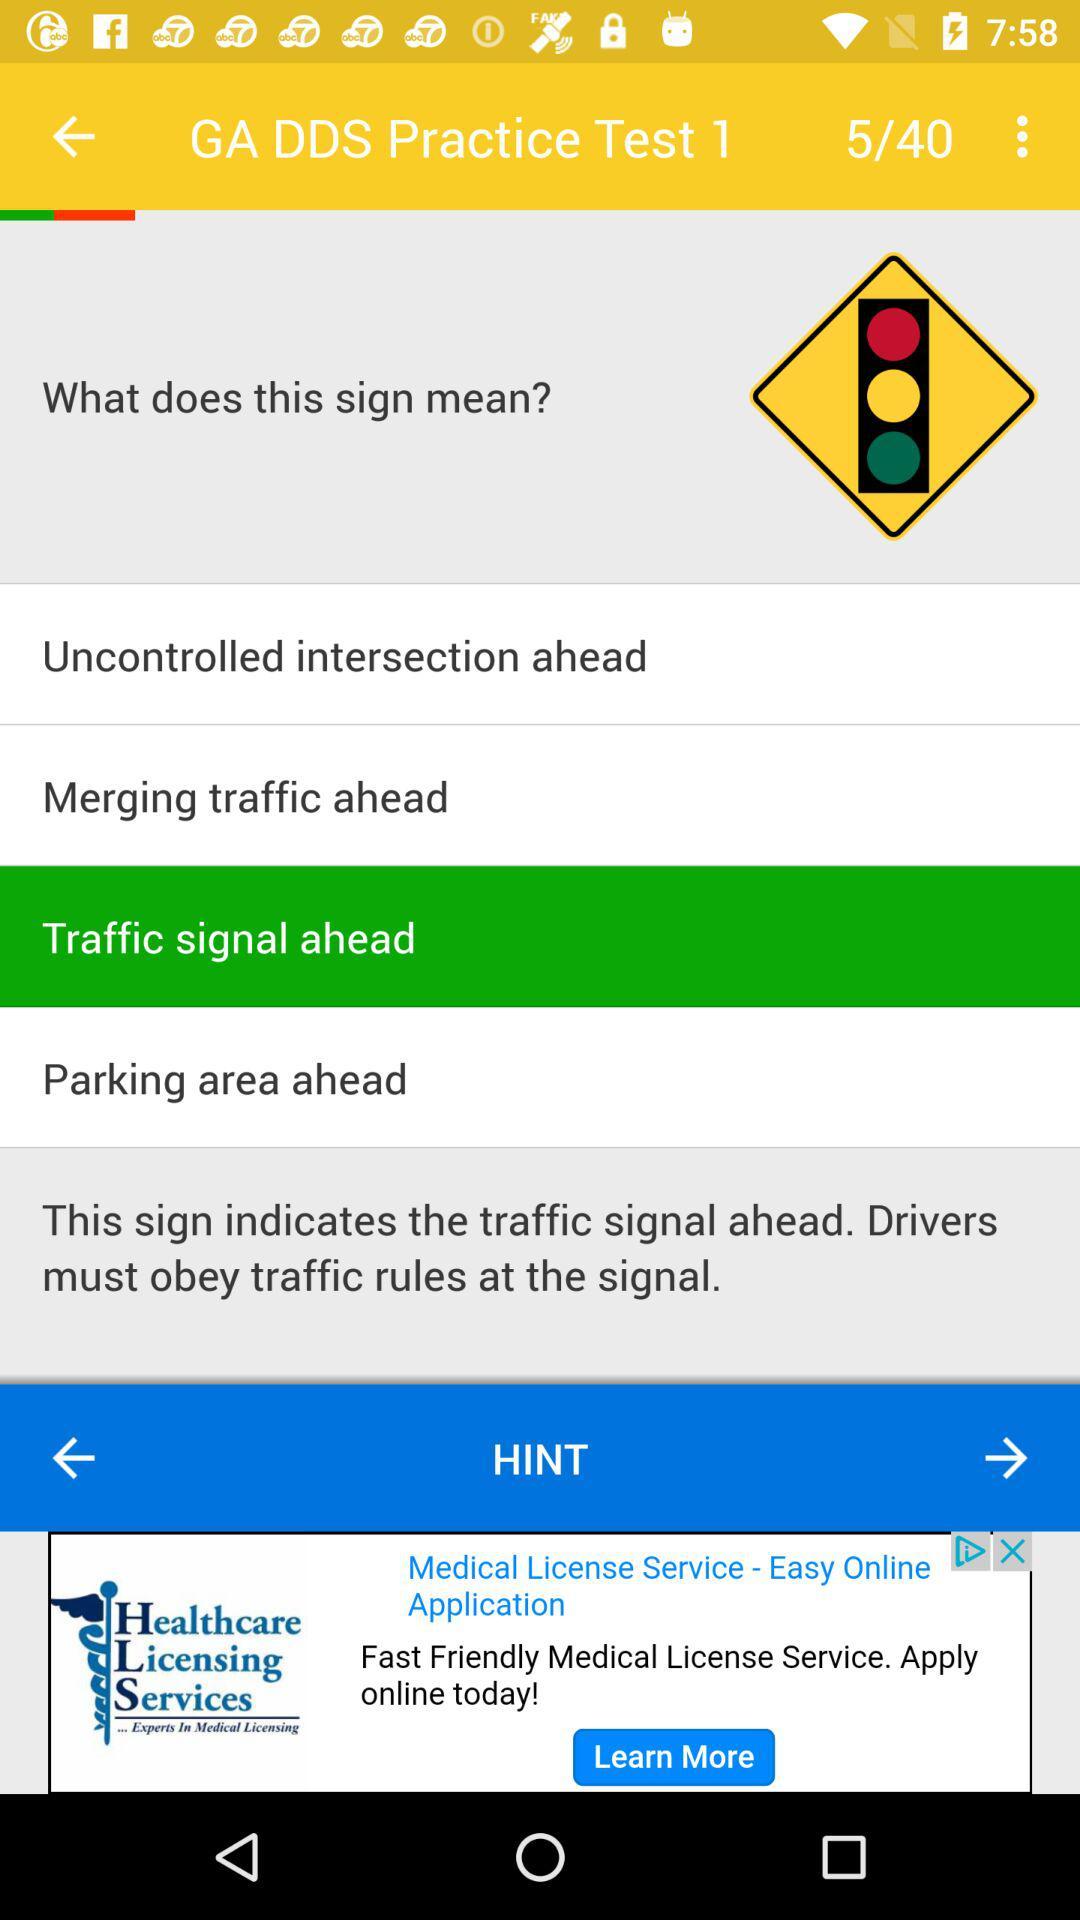 This screenshot has height=1920, width=1080. I want to click on traffic symbol sign, so click(892, 396).